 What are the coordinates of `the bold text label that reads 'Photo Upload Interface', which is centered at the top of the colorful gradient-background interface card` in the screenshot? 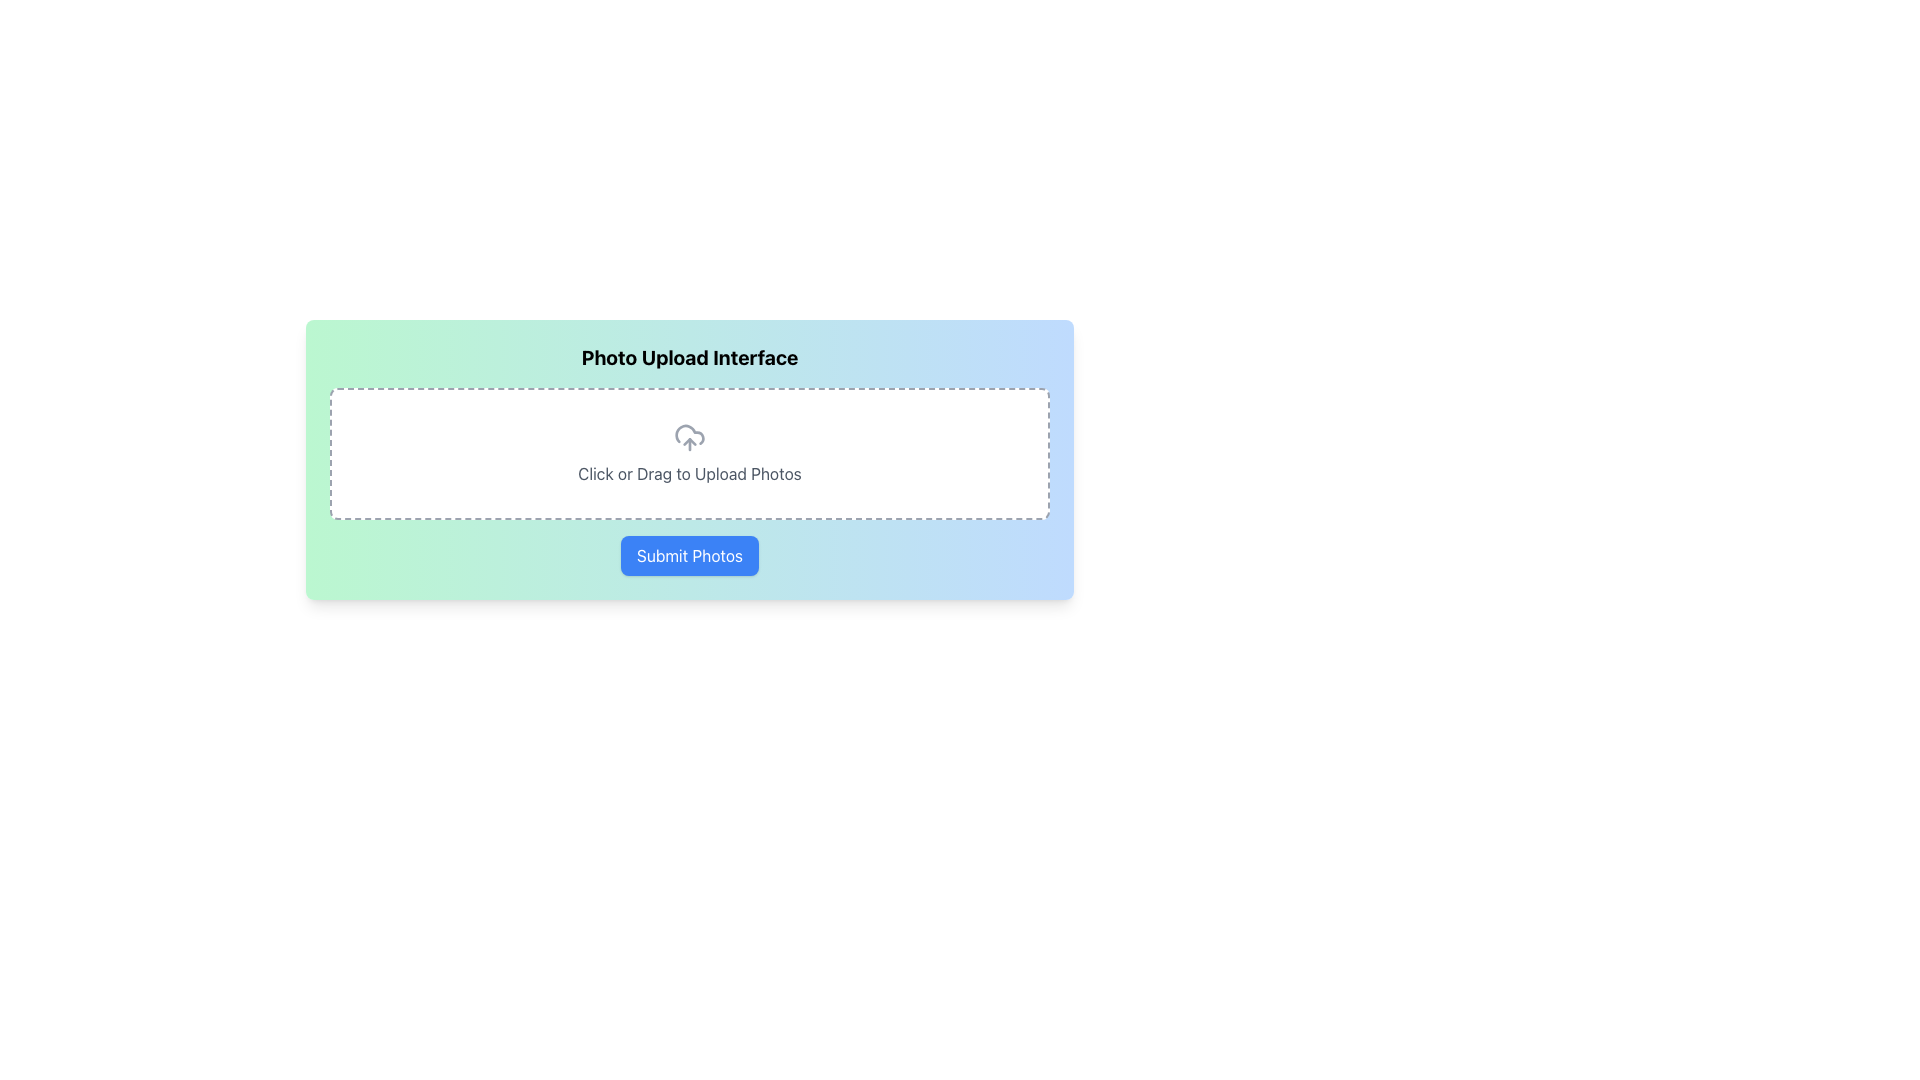 It's located at (690, 357).